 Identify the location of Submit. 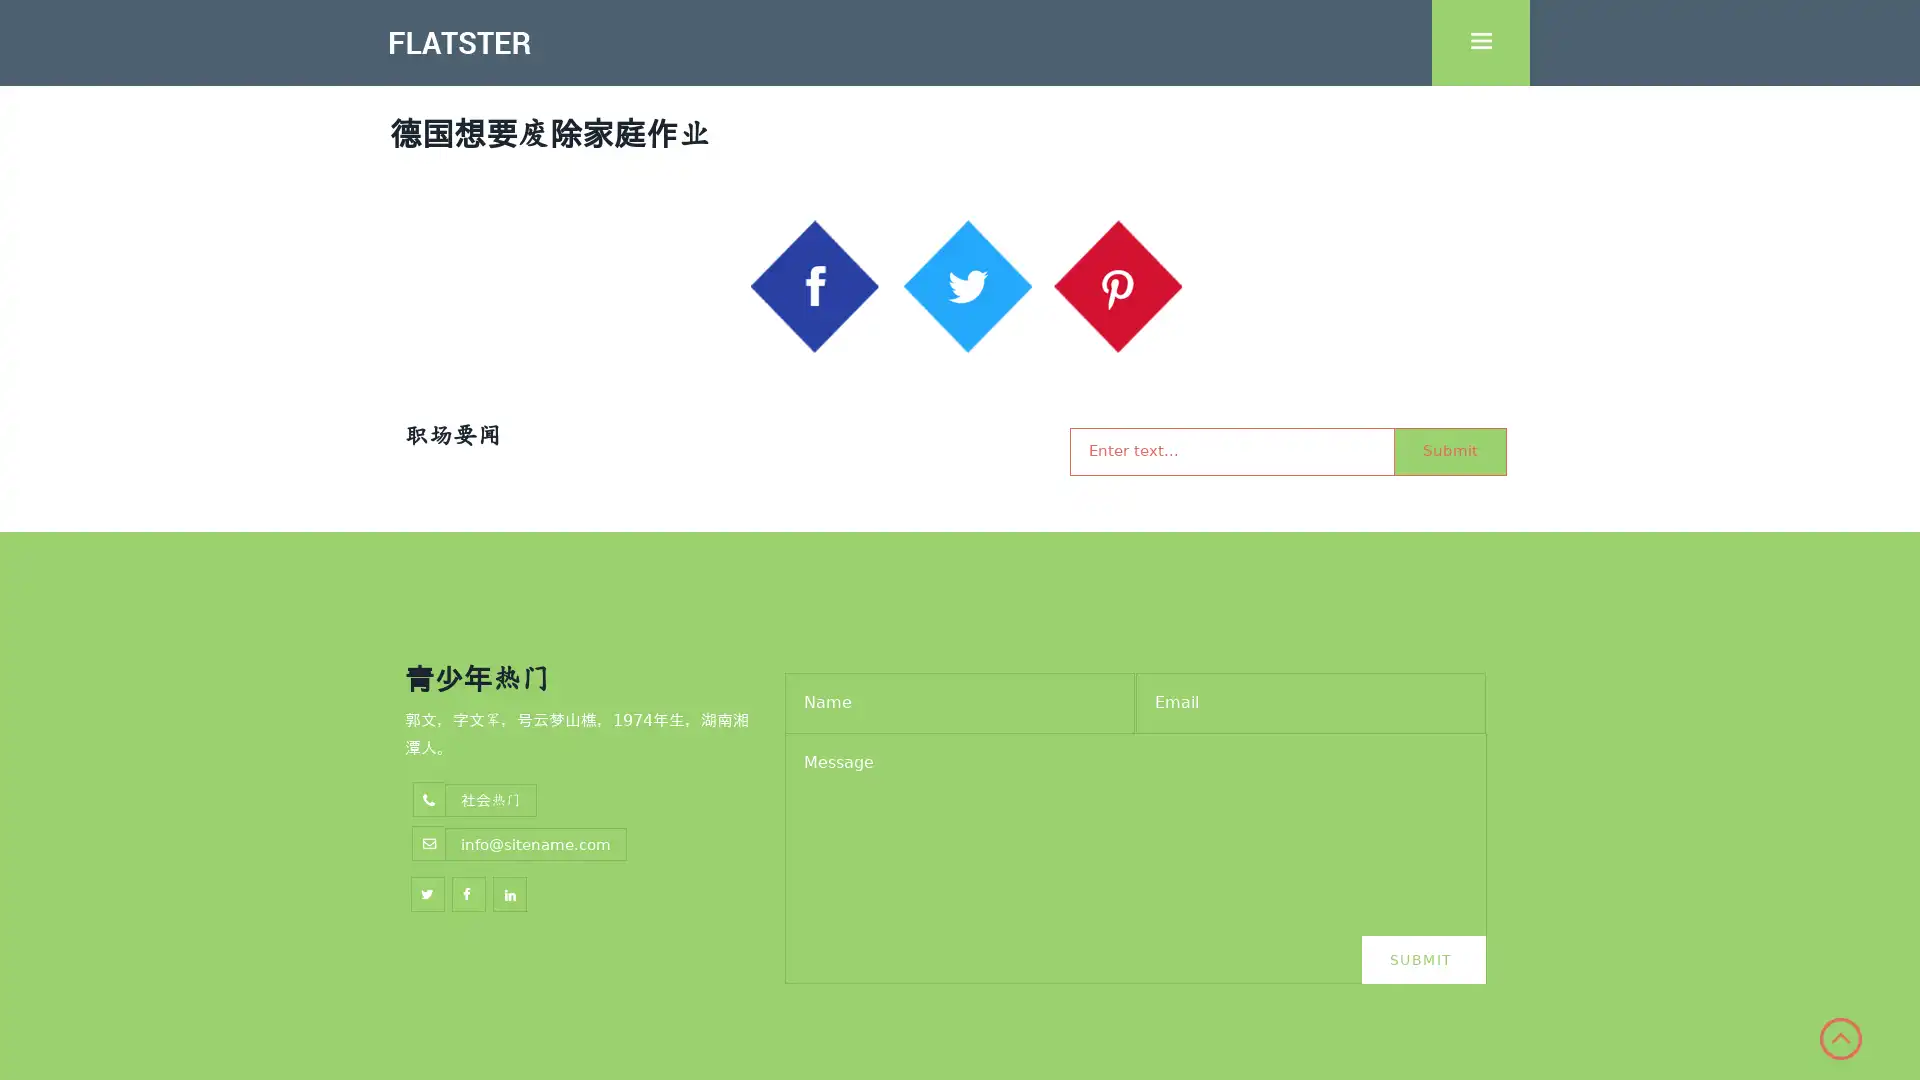
(1441, 451).